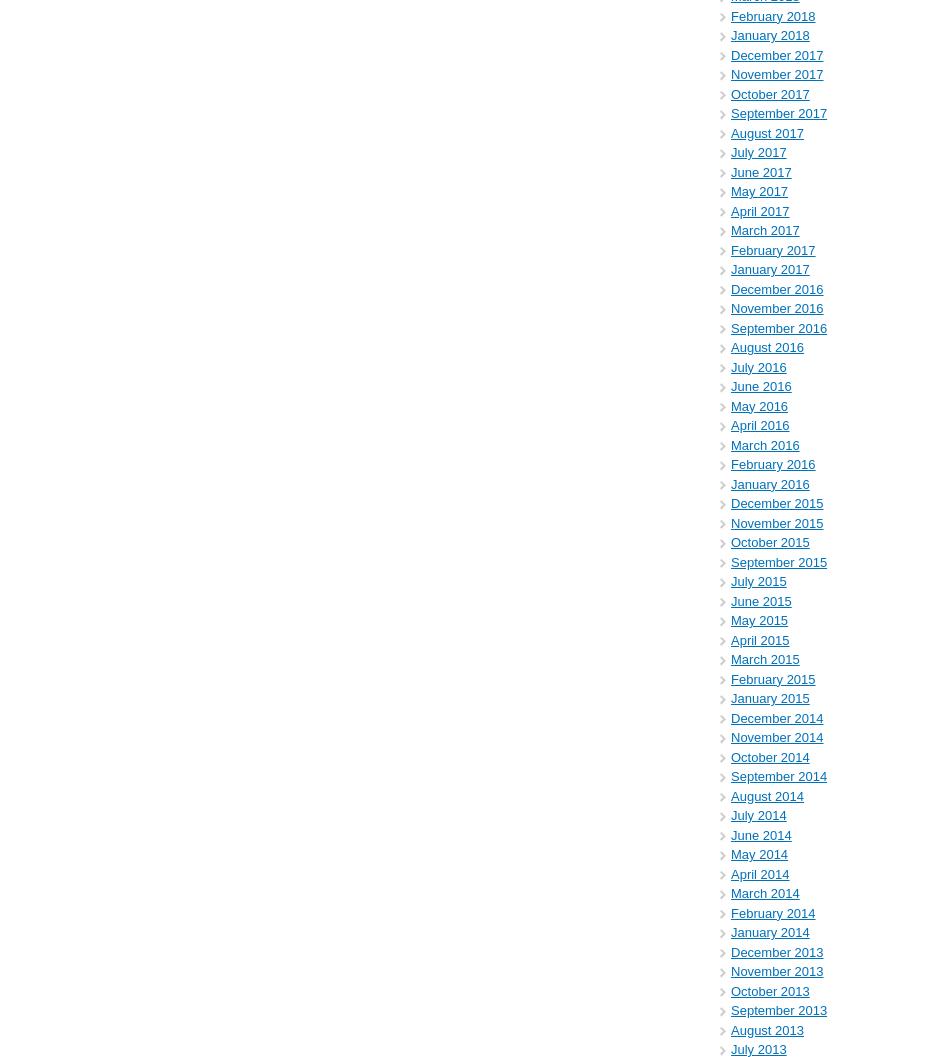 The image size is (940, 1057). Describe the element at coordinates (776, 971) in the screenshot. I see `'November 2013'` at that location.